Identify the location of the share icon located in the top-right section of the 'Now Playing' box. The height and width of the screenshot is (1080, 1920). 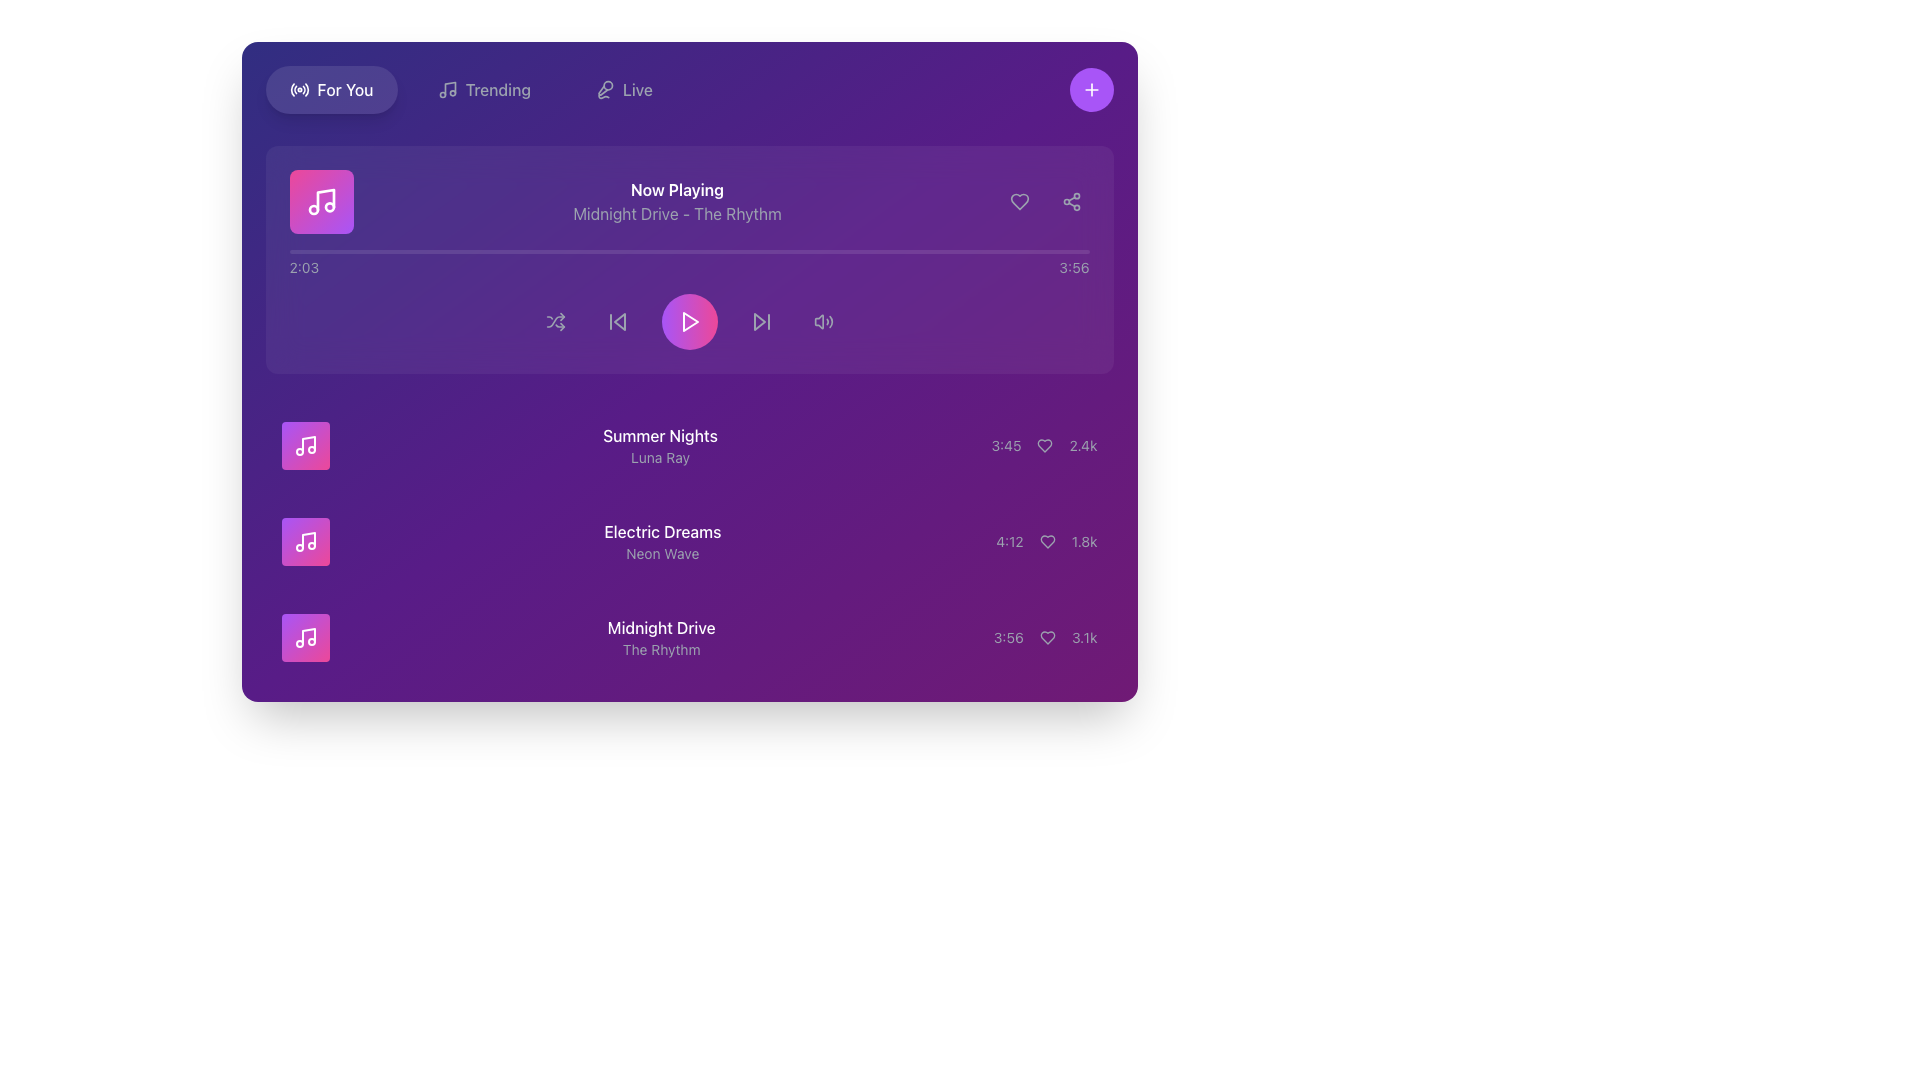
(1070, 201).